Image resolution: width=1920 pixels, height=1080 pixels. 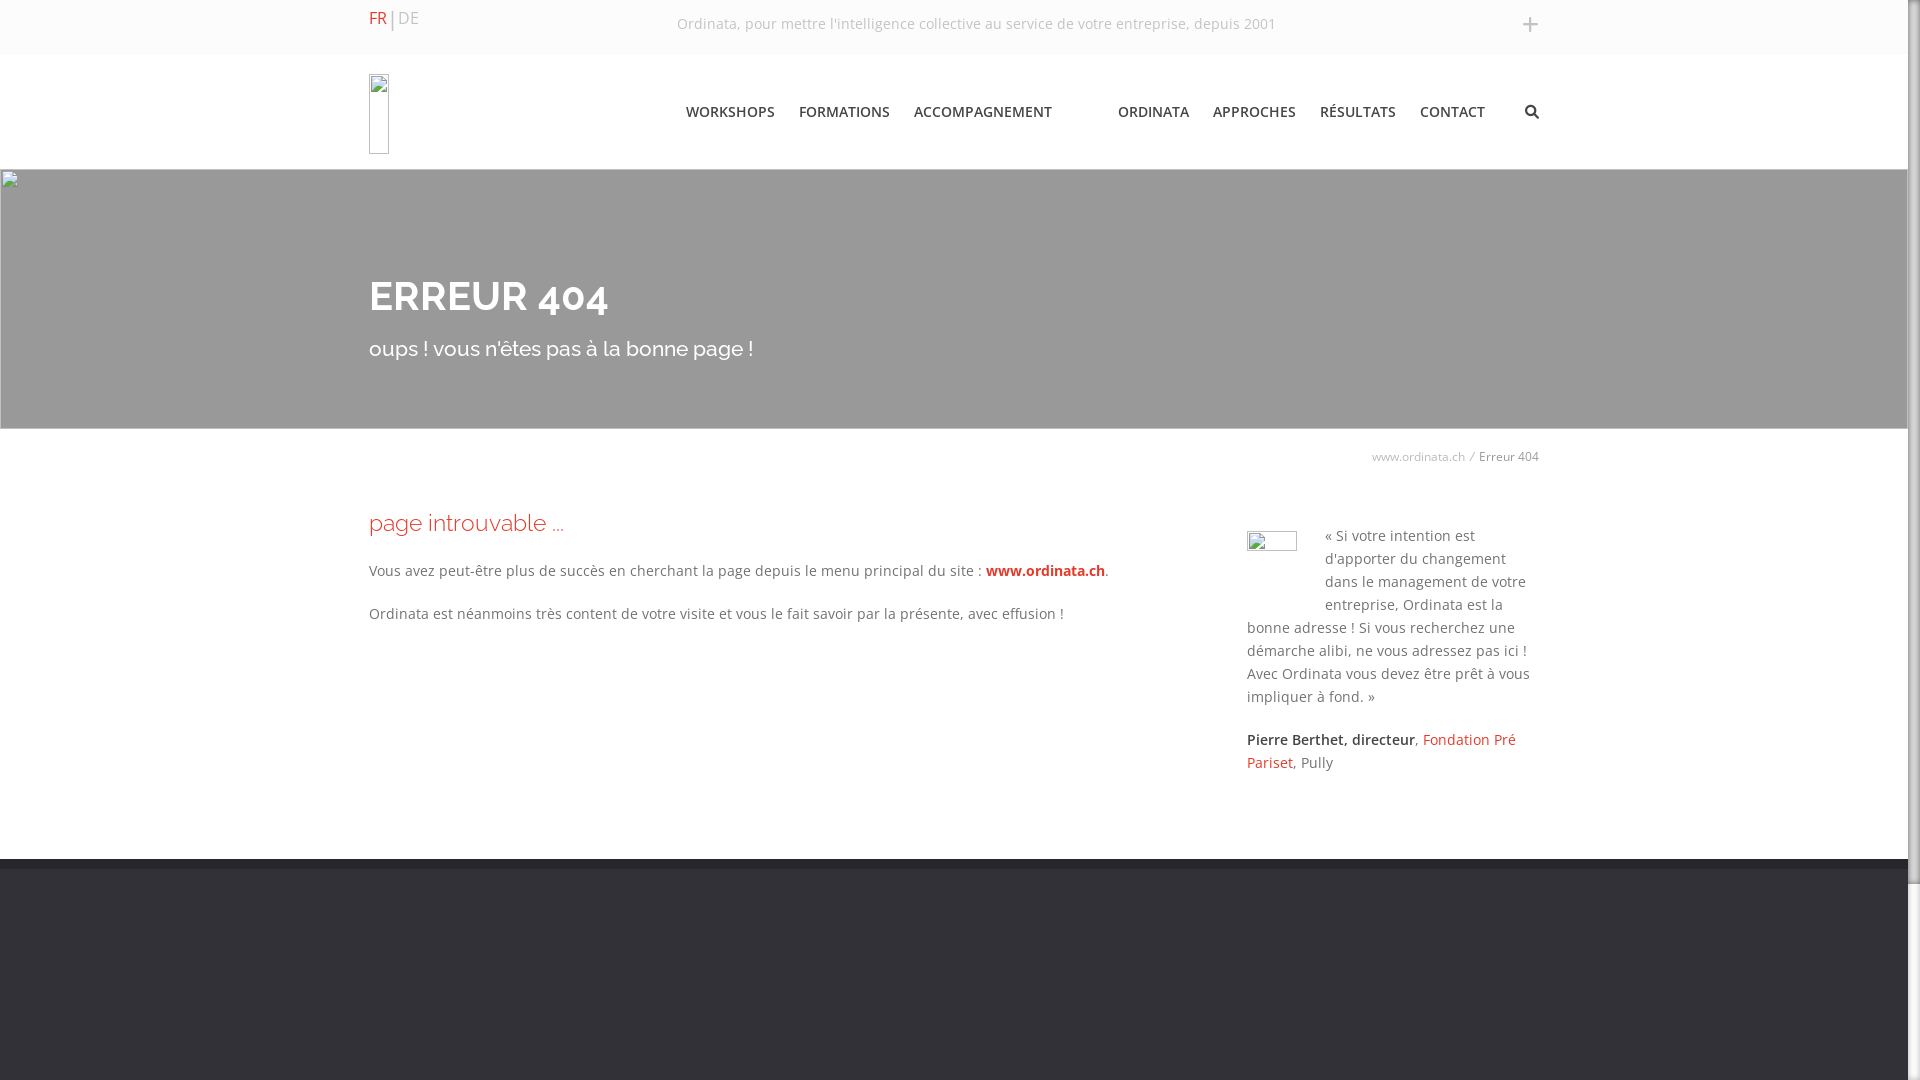 What do you see at coordinates (1161, 111) in the screenshot?
I see `'ORDINATA'` at bounding box center [1161, 111].